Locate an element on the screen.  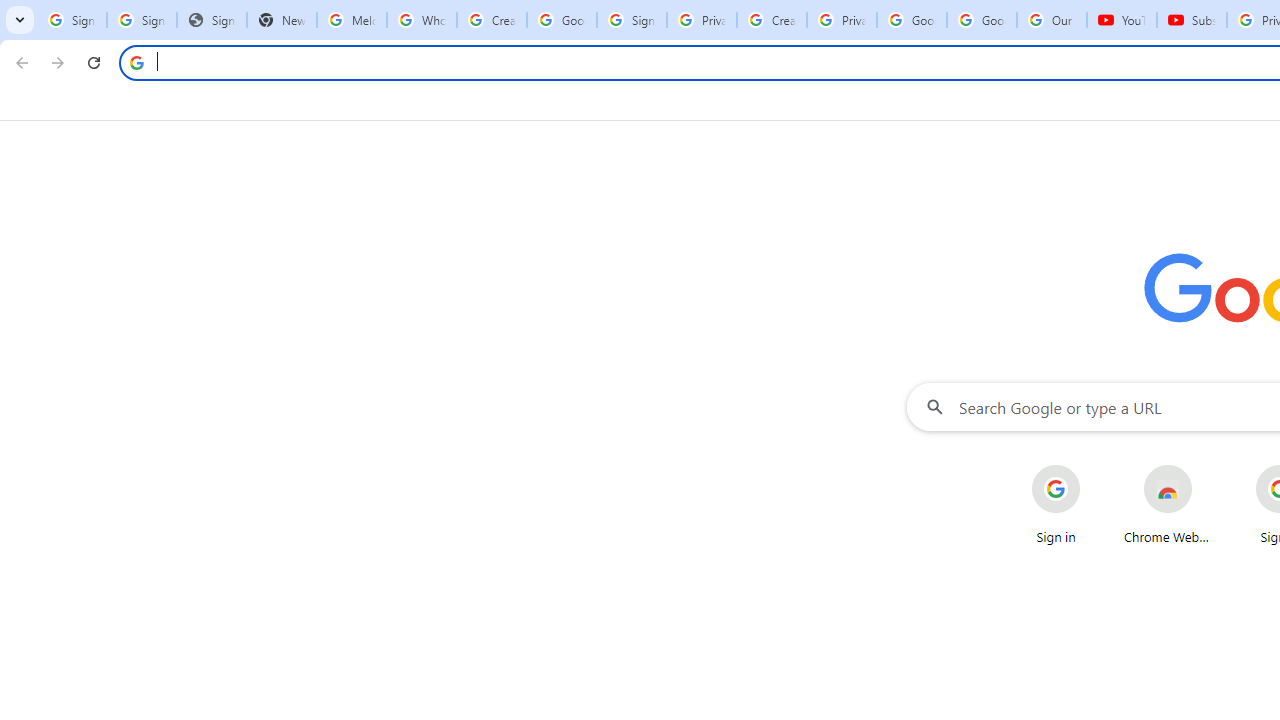
'Chrome Web Store' is located at coordinates (1168, 504).